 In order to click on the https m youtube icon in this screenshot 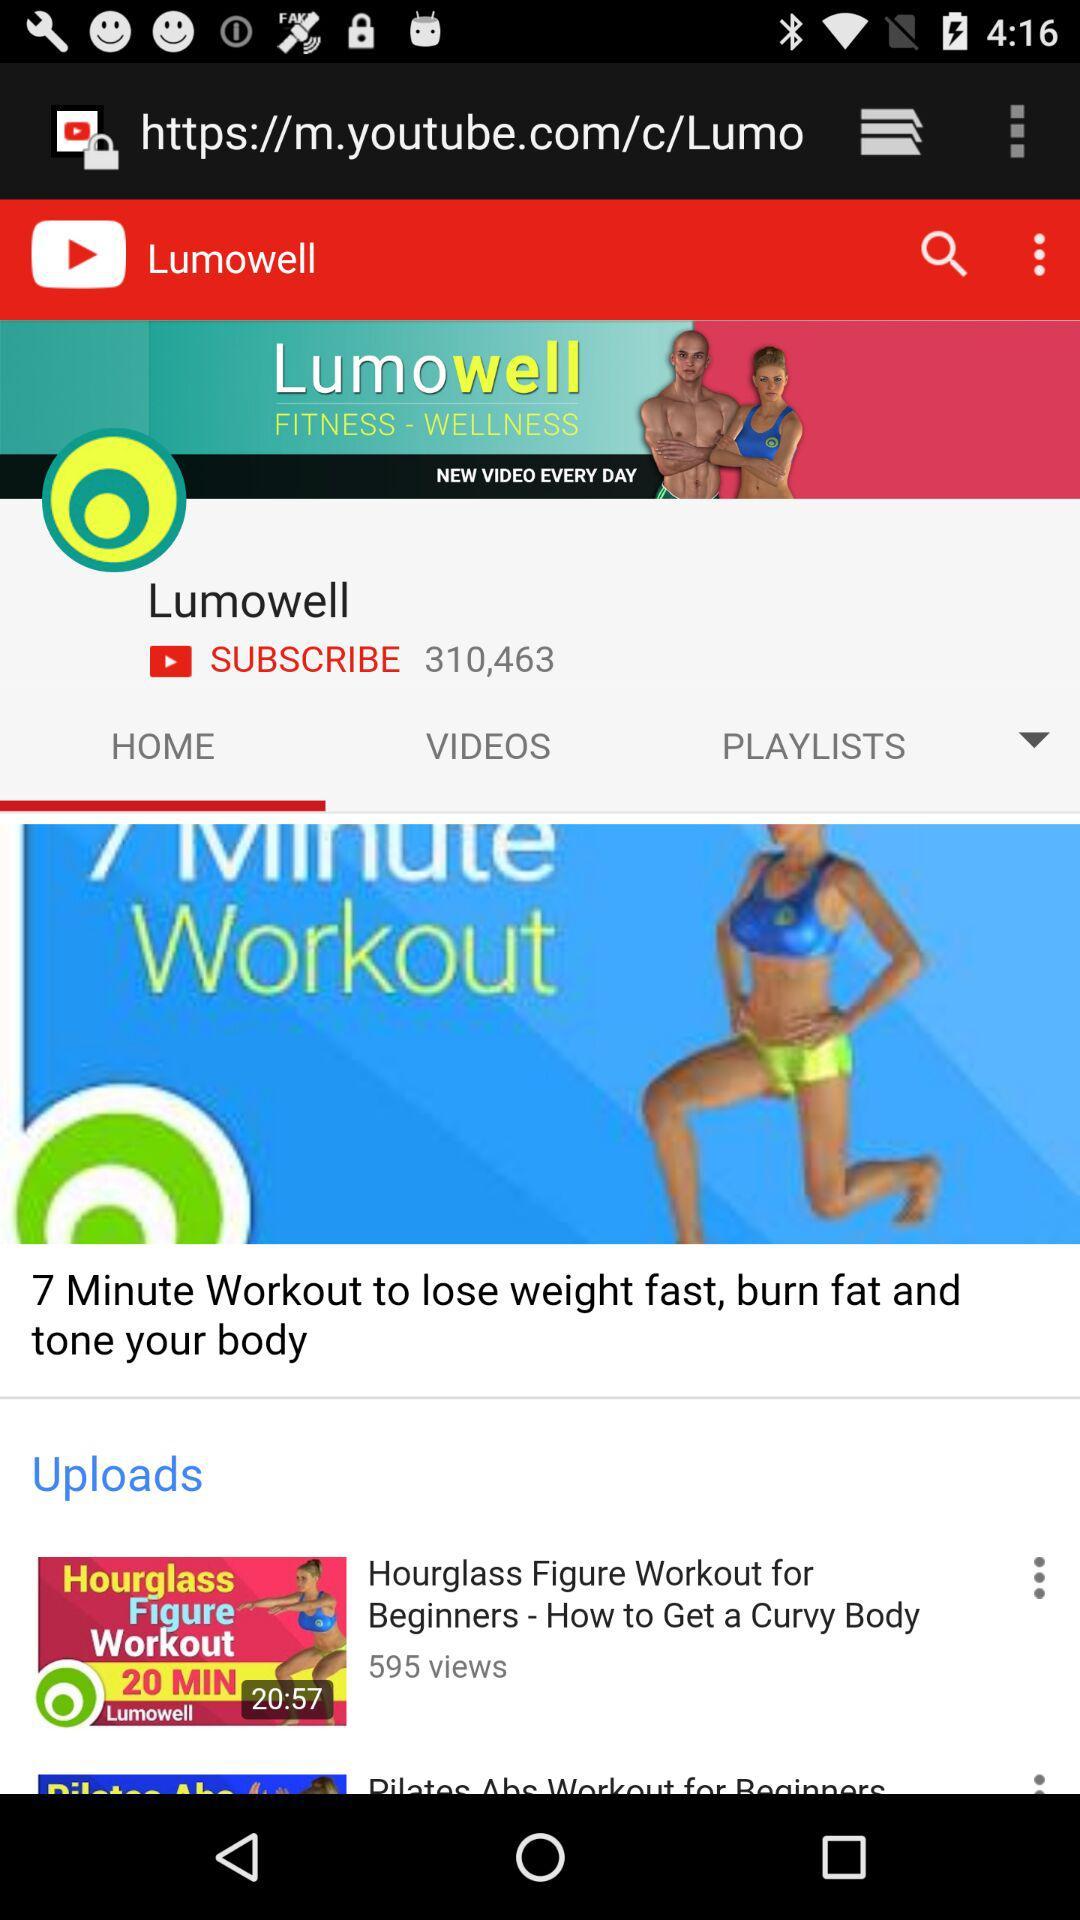, I will do `click(472, 130)`.